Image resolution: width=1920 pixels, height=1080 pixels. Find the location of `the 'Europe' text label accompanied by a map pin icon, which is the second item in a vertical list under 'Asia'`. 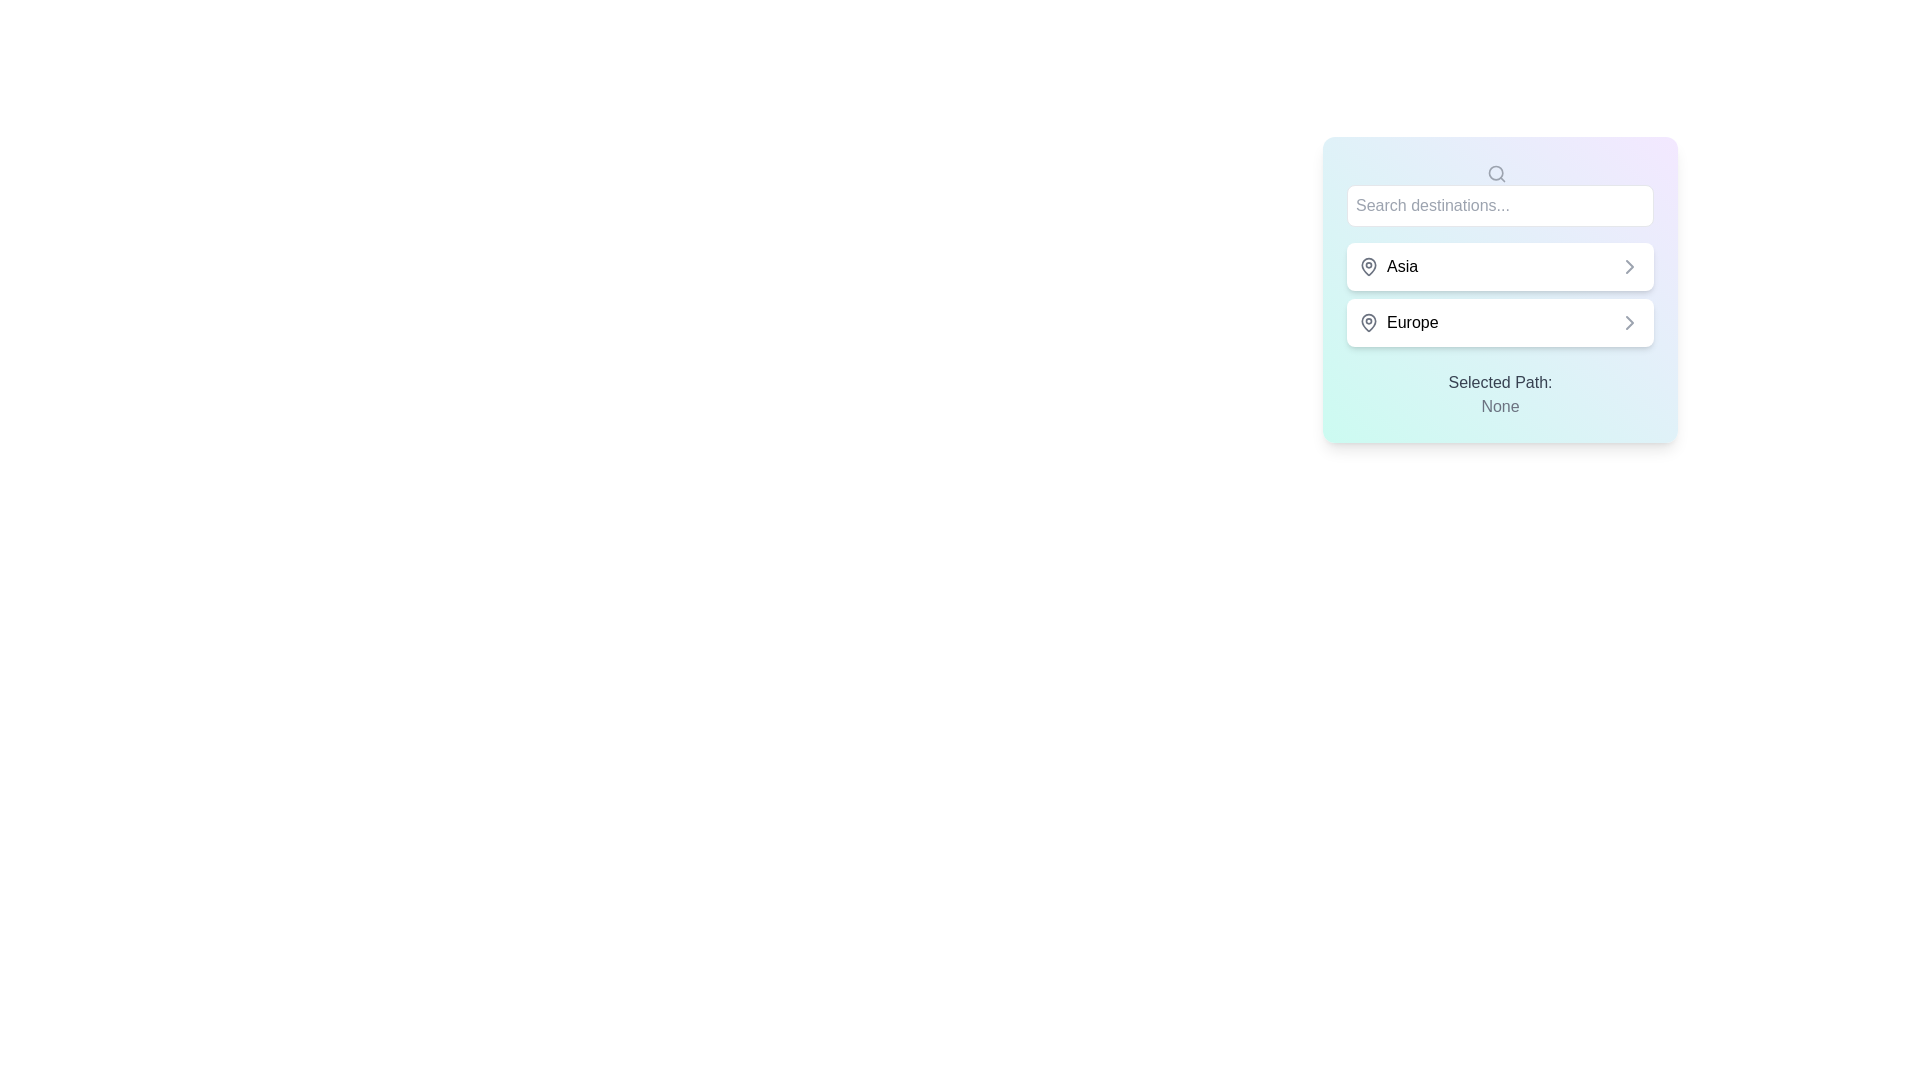

the 'Europe' text label accompanied by a map pin icon, which is the second item in a vertical list under 'Asia' is located at coordinates (1397, 322).